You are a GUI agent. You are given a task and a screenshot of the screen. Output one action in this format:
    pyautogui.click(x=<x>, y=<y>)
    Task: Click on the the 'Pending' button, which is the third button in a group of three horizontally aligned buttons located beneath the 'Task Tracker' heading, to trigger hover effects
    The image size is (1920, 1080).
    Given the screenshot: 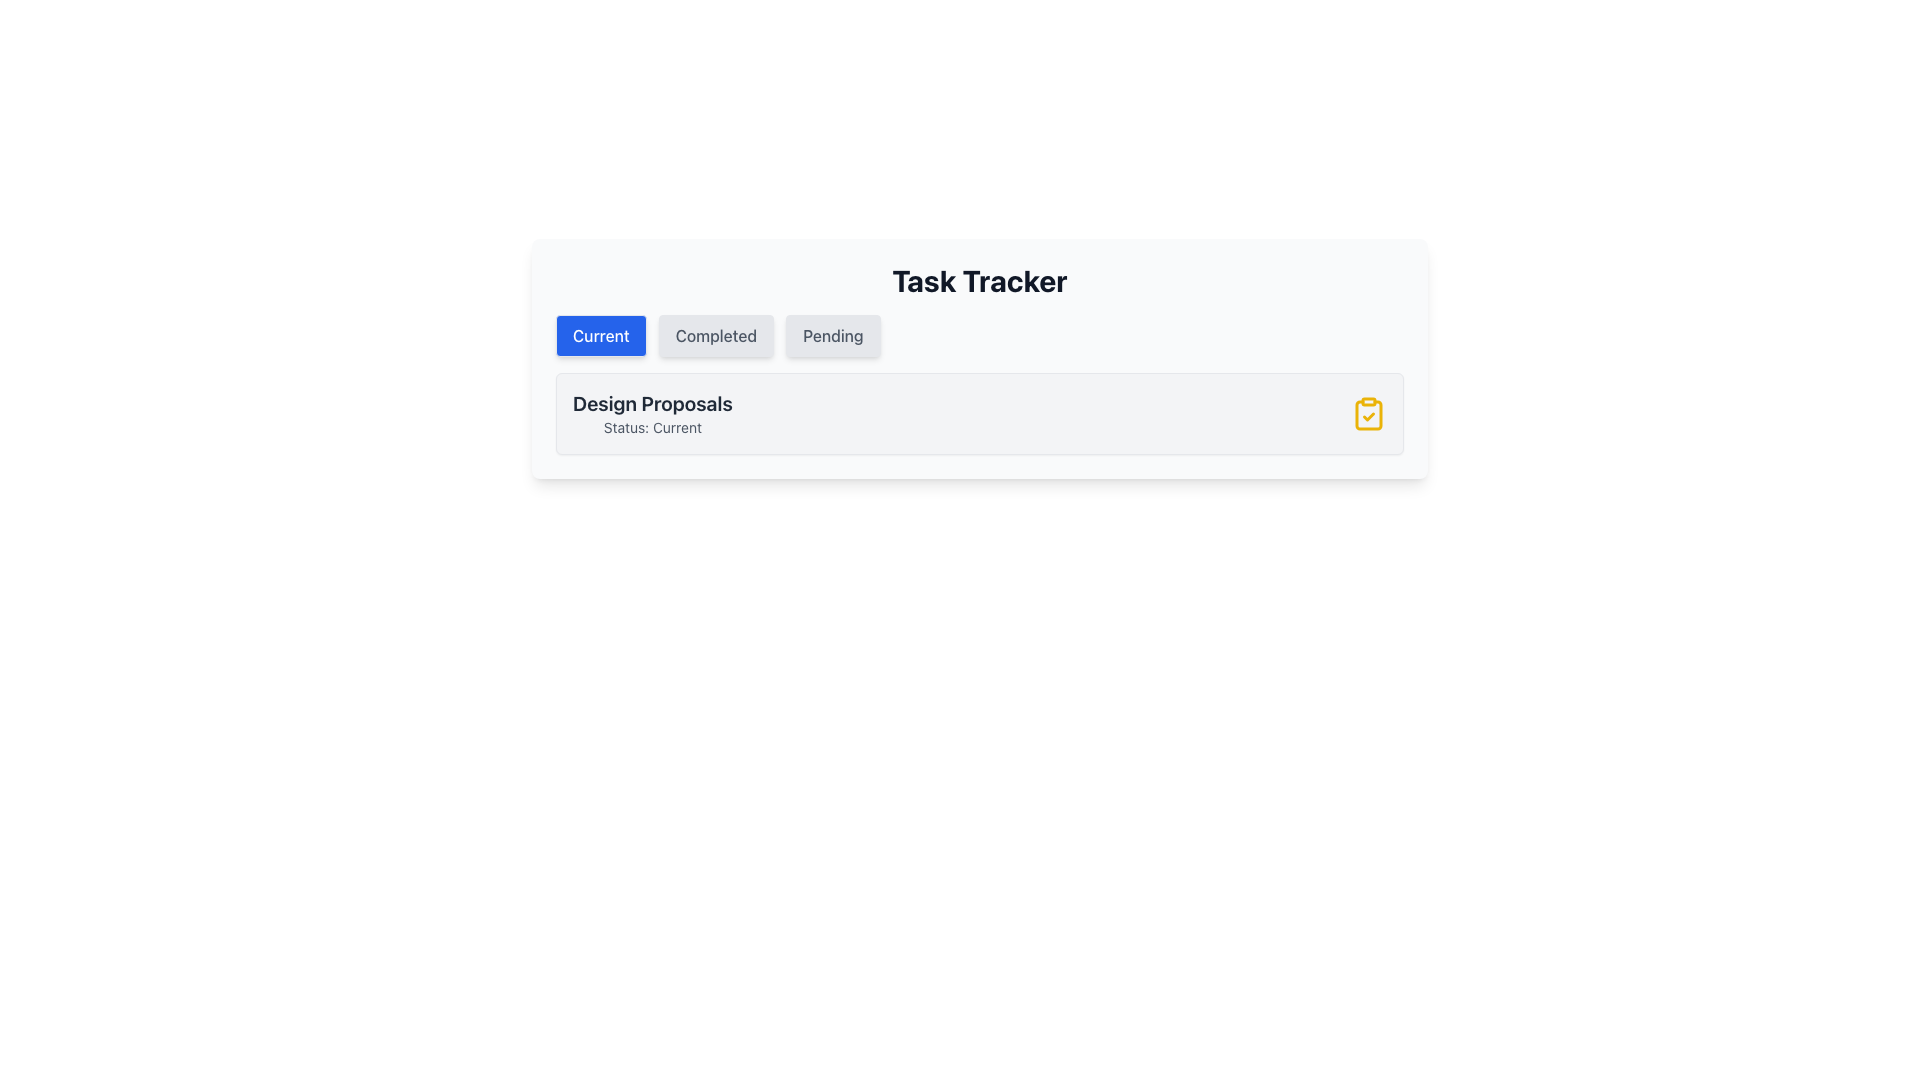 What is the action you would take?
    pyautogui.click(x=833, y=334)
    